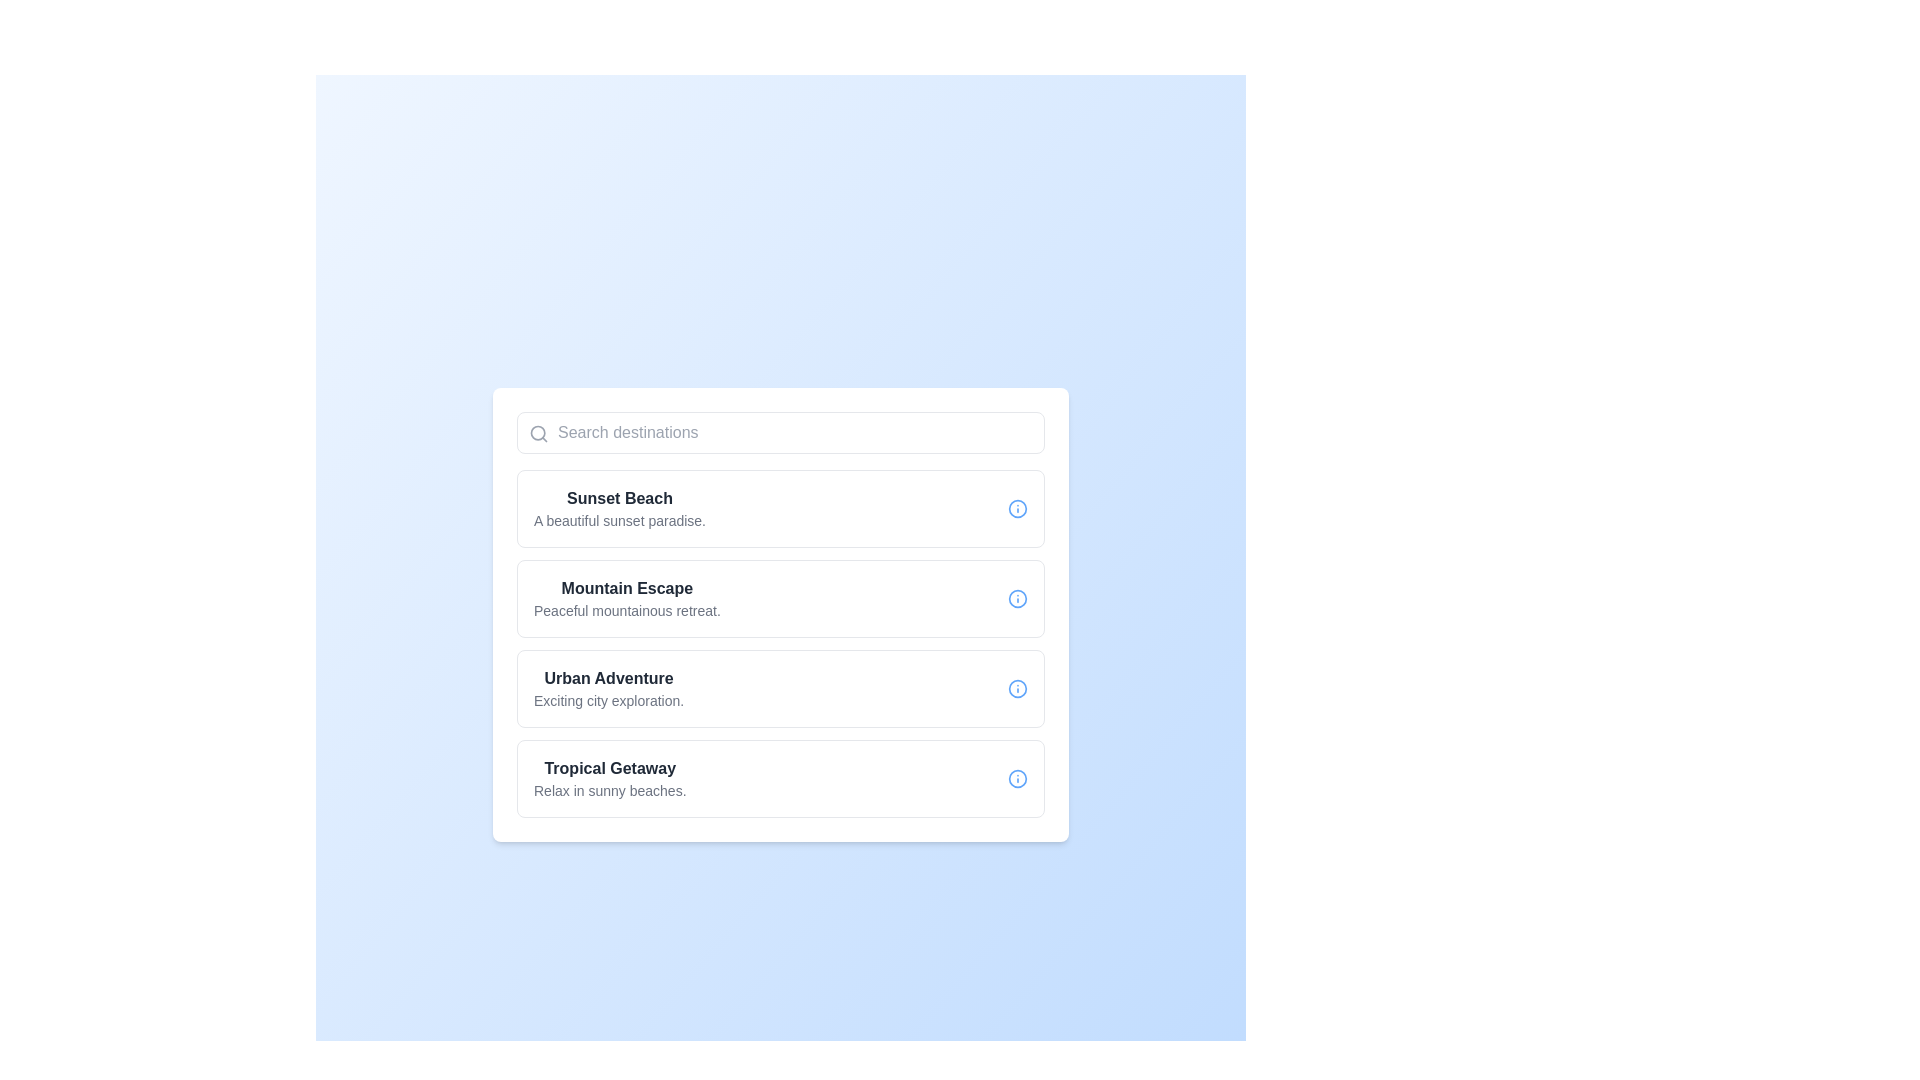 The image size is (1920, 1080). What do you see at coordinates (608, 688) in the screenshot?
I see `the 'Urban Adventure' selectable option in the list of exploration destinations, which is the third option beneath 'Mountain Escape' and above 'Tropical Getaway'` at bounding box center [608, 688].